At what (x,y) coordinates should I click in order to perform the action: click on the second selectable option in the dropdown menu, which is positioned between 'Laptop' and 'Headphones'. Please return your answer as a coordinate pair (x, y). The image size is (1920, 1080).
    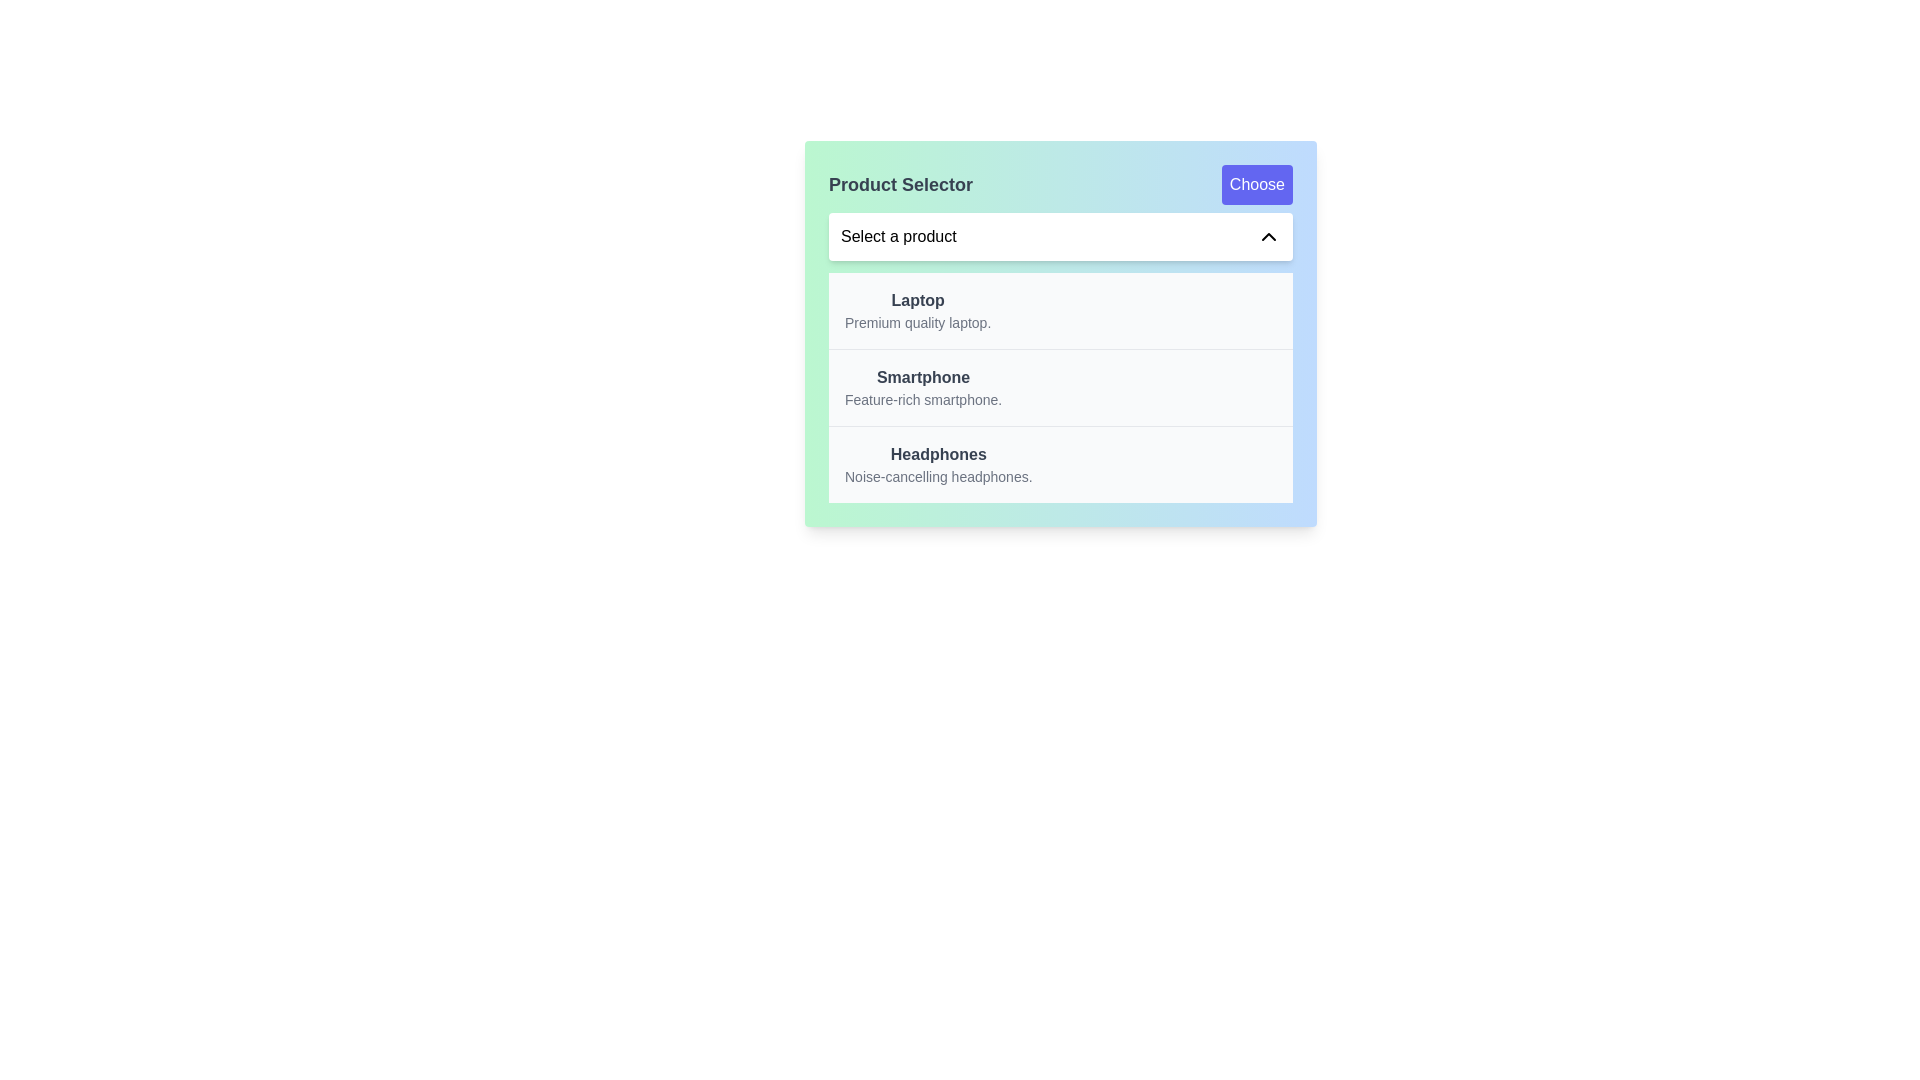
    Looking at the image, I should click on (922, 388).